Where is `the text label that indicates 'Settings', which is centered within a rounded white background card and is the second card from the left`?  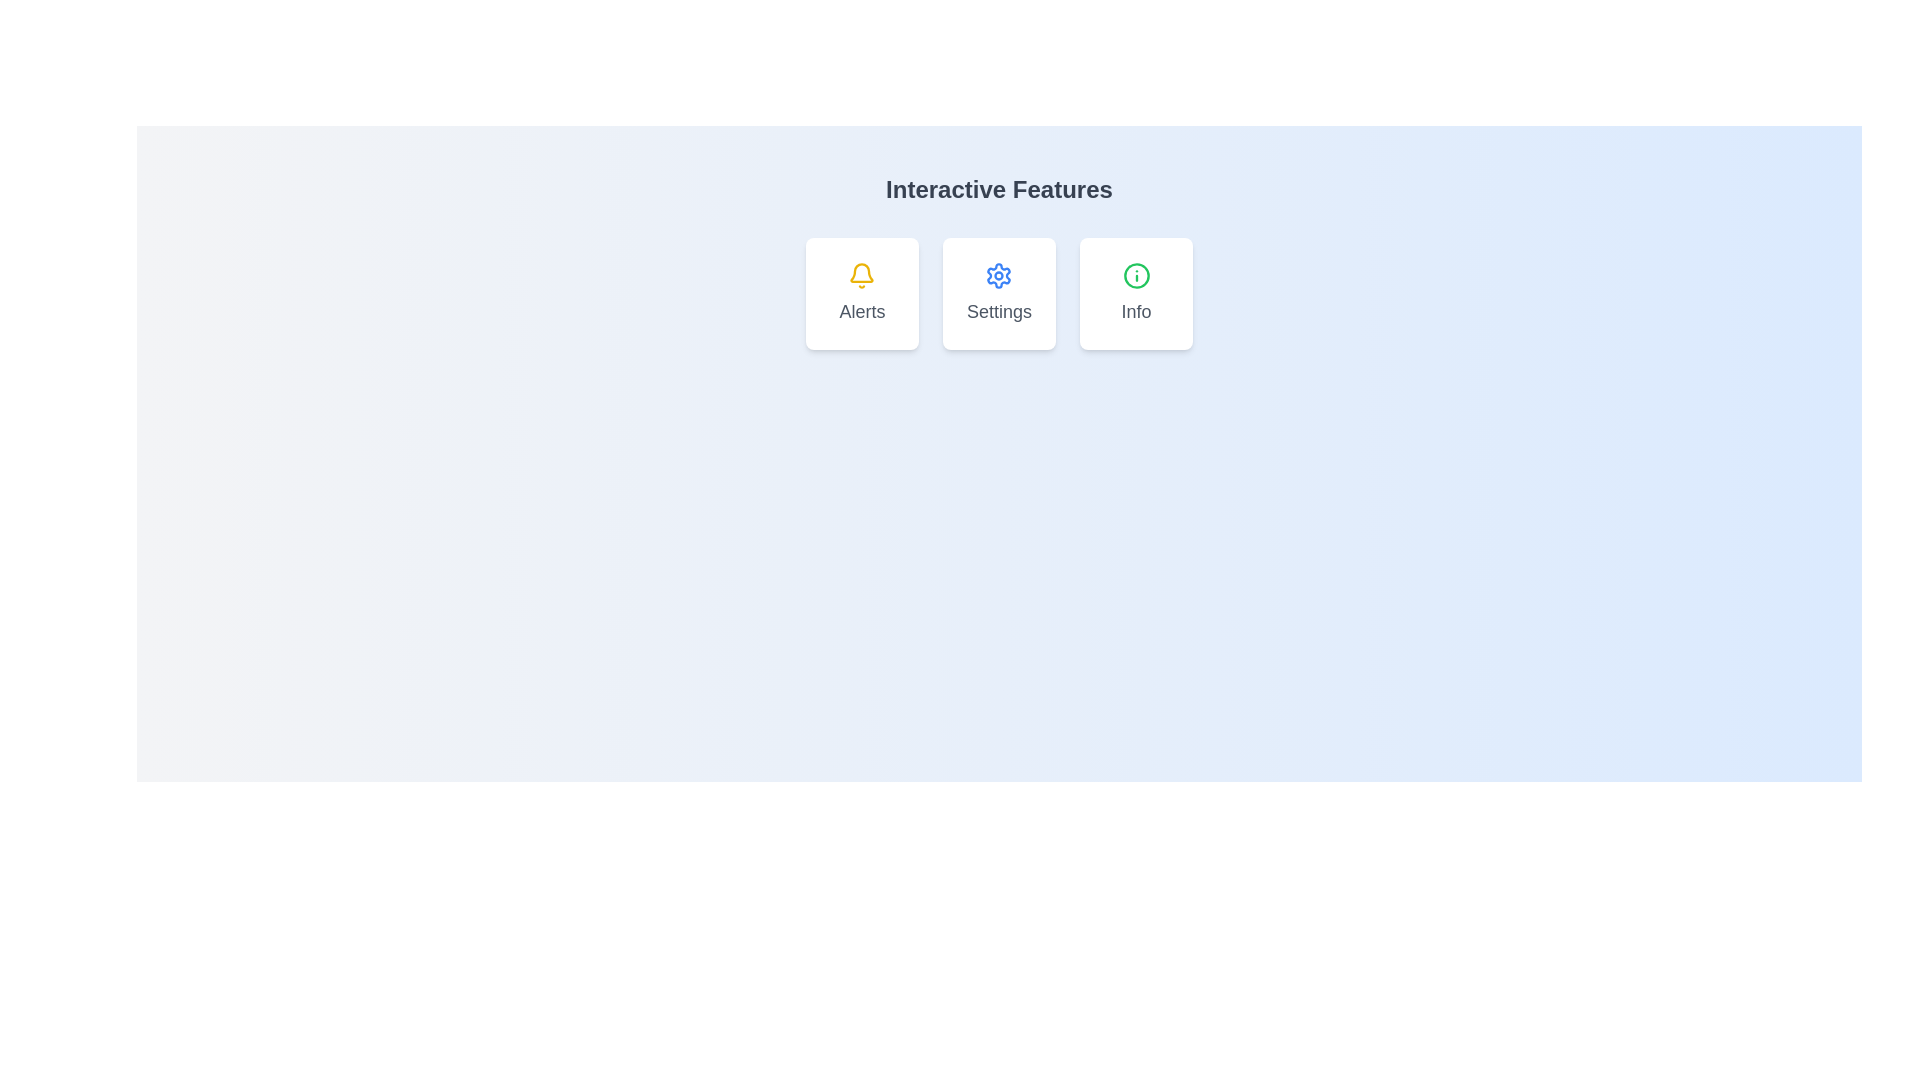
the text label that indicates 'Settings', which is centered within a rounded white background card and is the second card from the left is located at coordinates (999, 312).